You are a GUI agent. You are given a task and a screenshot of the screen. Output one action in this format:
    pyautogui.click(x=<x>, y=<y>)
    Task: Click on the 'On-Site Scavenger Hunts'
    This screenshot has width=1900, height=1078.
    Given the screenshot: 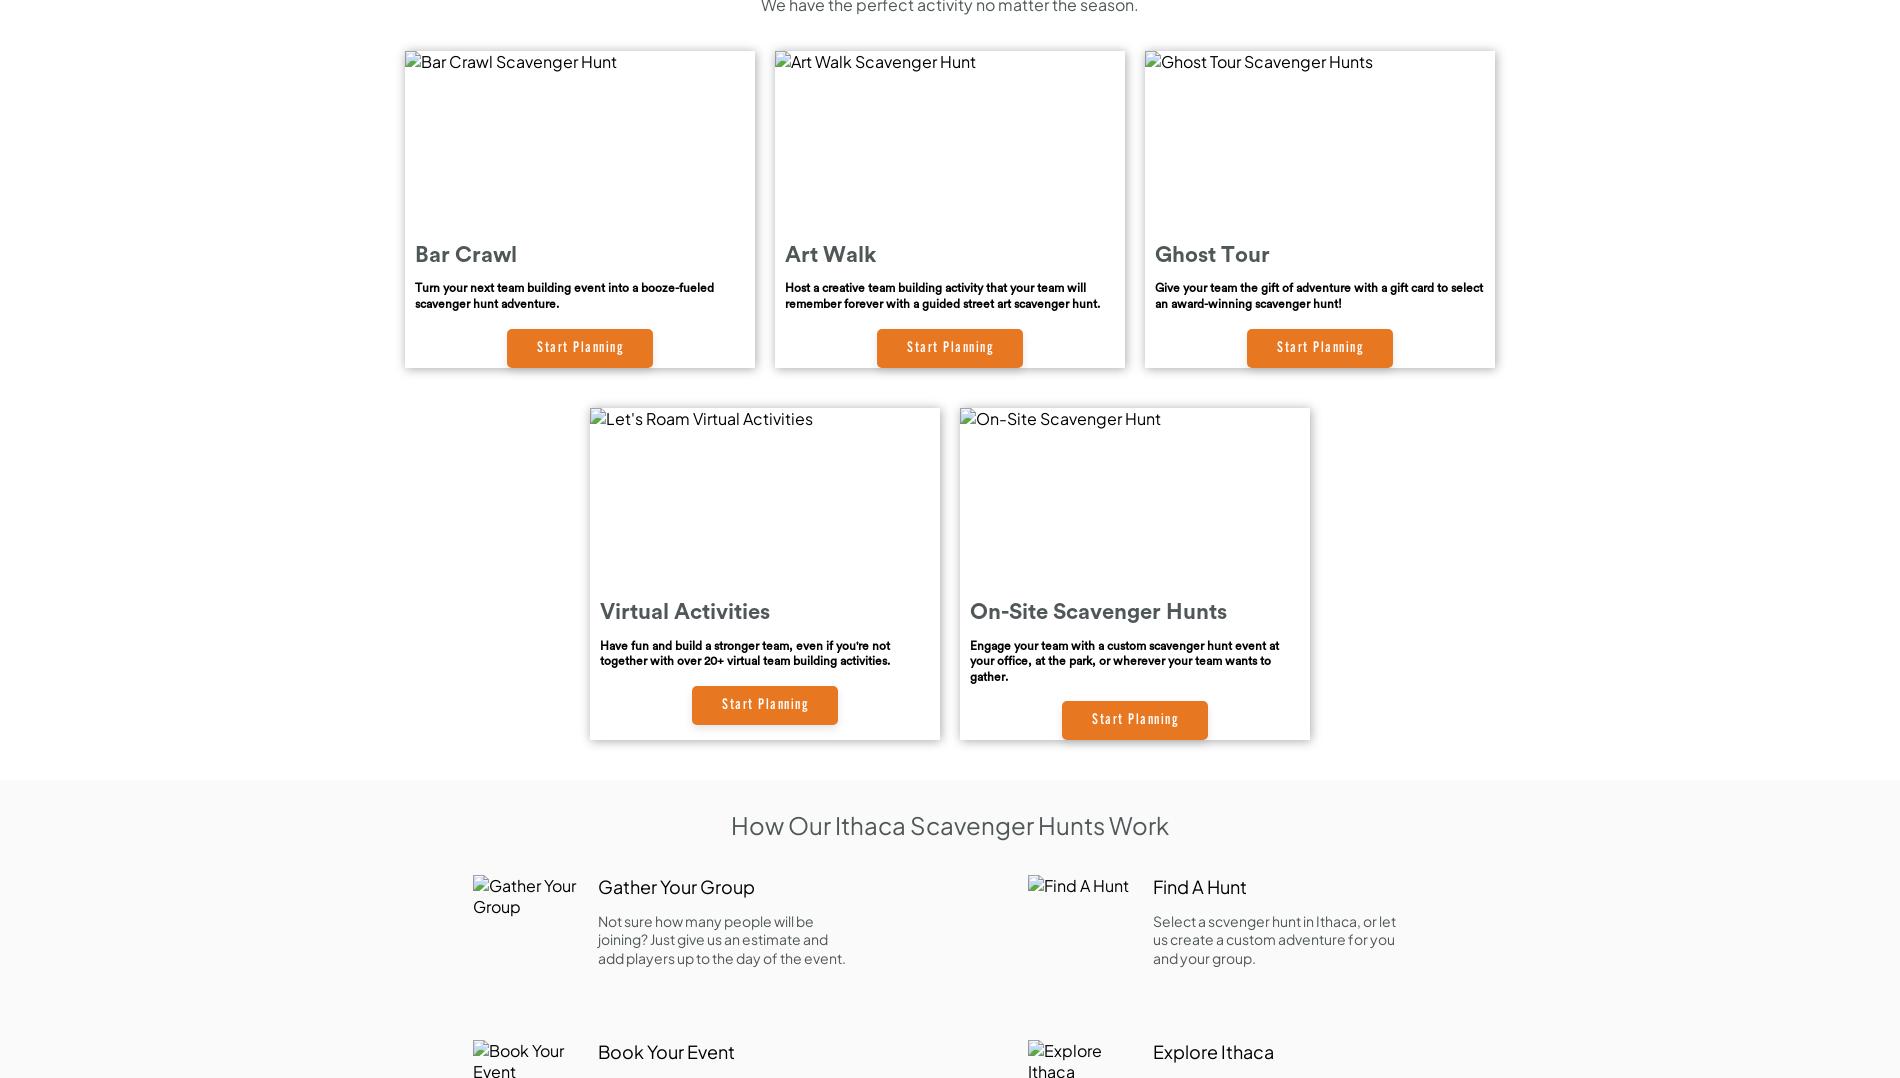 What is the action you would take?
    pyautogui.click(x=969, y=611)
    